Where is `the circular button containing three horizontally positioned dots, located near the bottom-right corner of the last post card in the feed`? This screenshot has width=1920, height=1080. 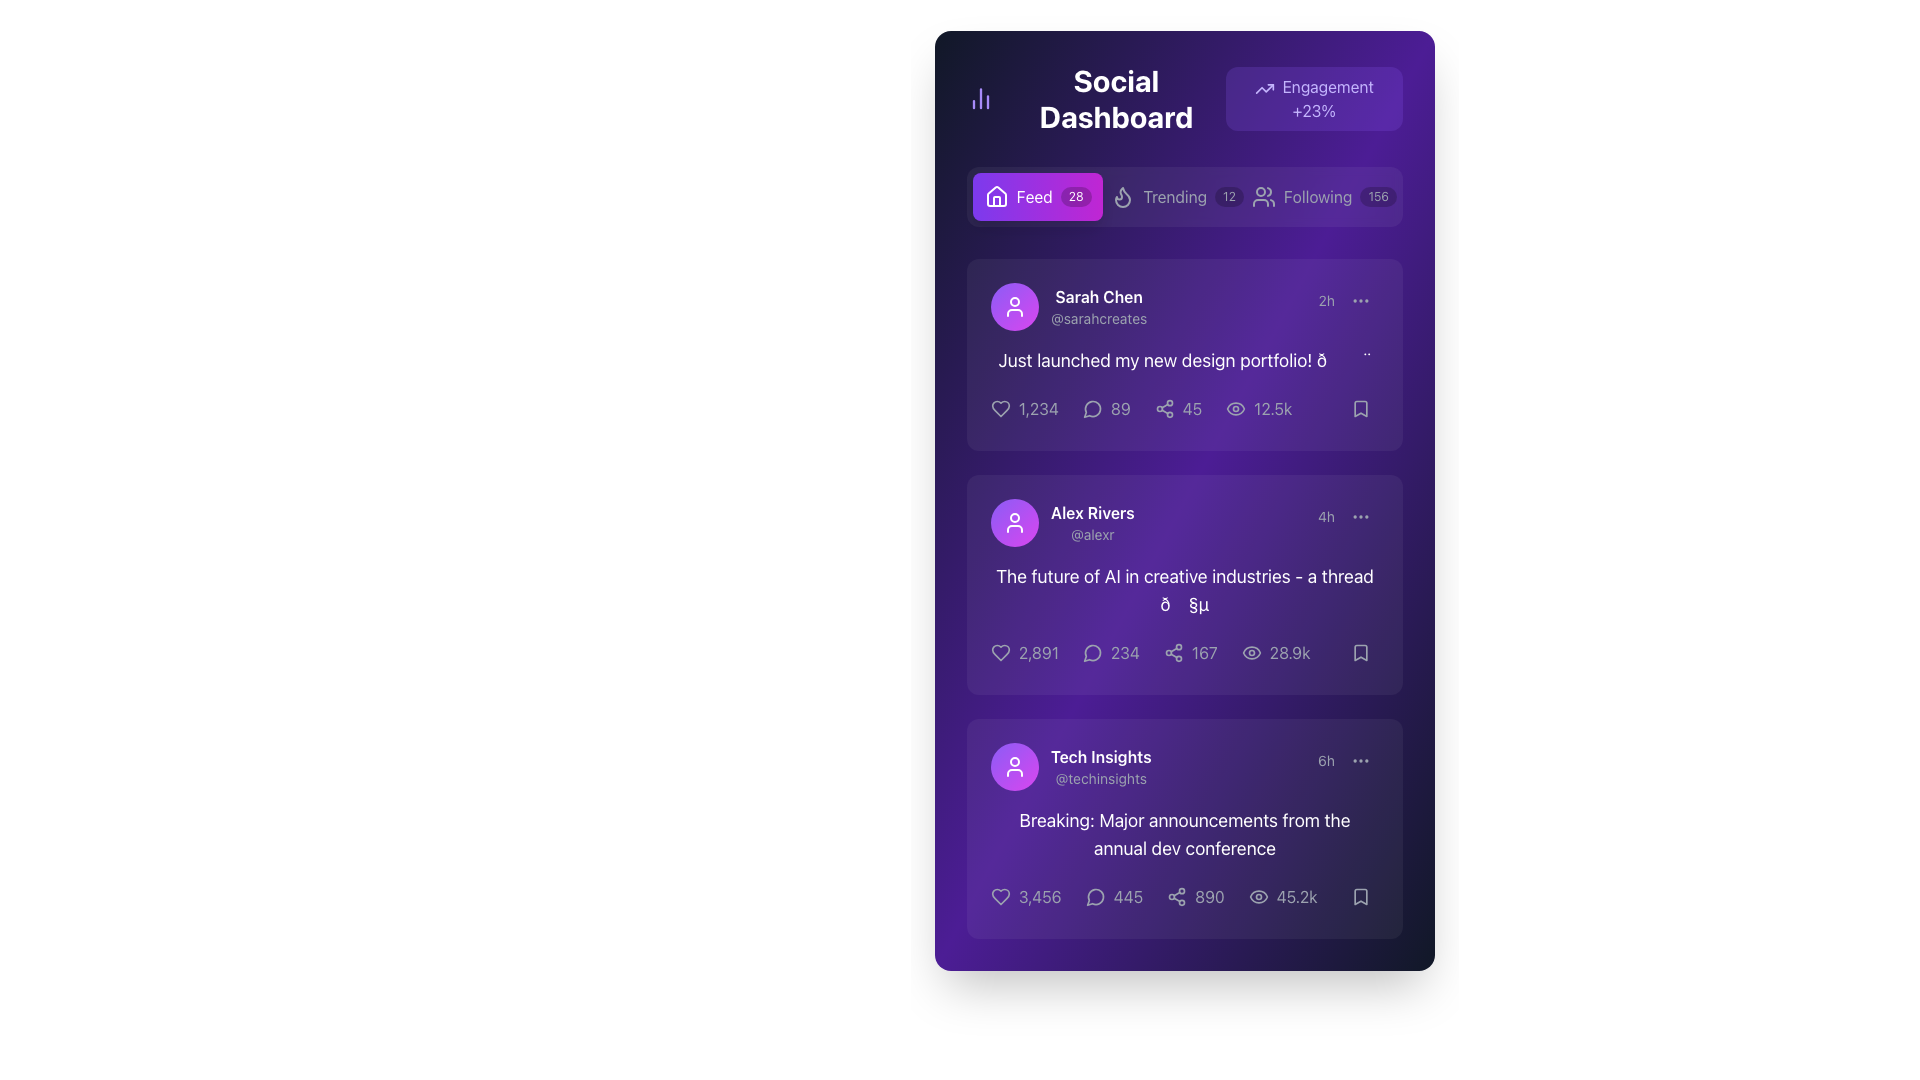 the circular button containing three horizontally positioned dots, located near the bottom-right corner of the last post card in the feed is located at coordinates (1360, 760).